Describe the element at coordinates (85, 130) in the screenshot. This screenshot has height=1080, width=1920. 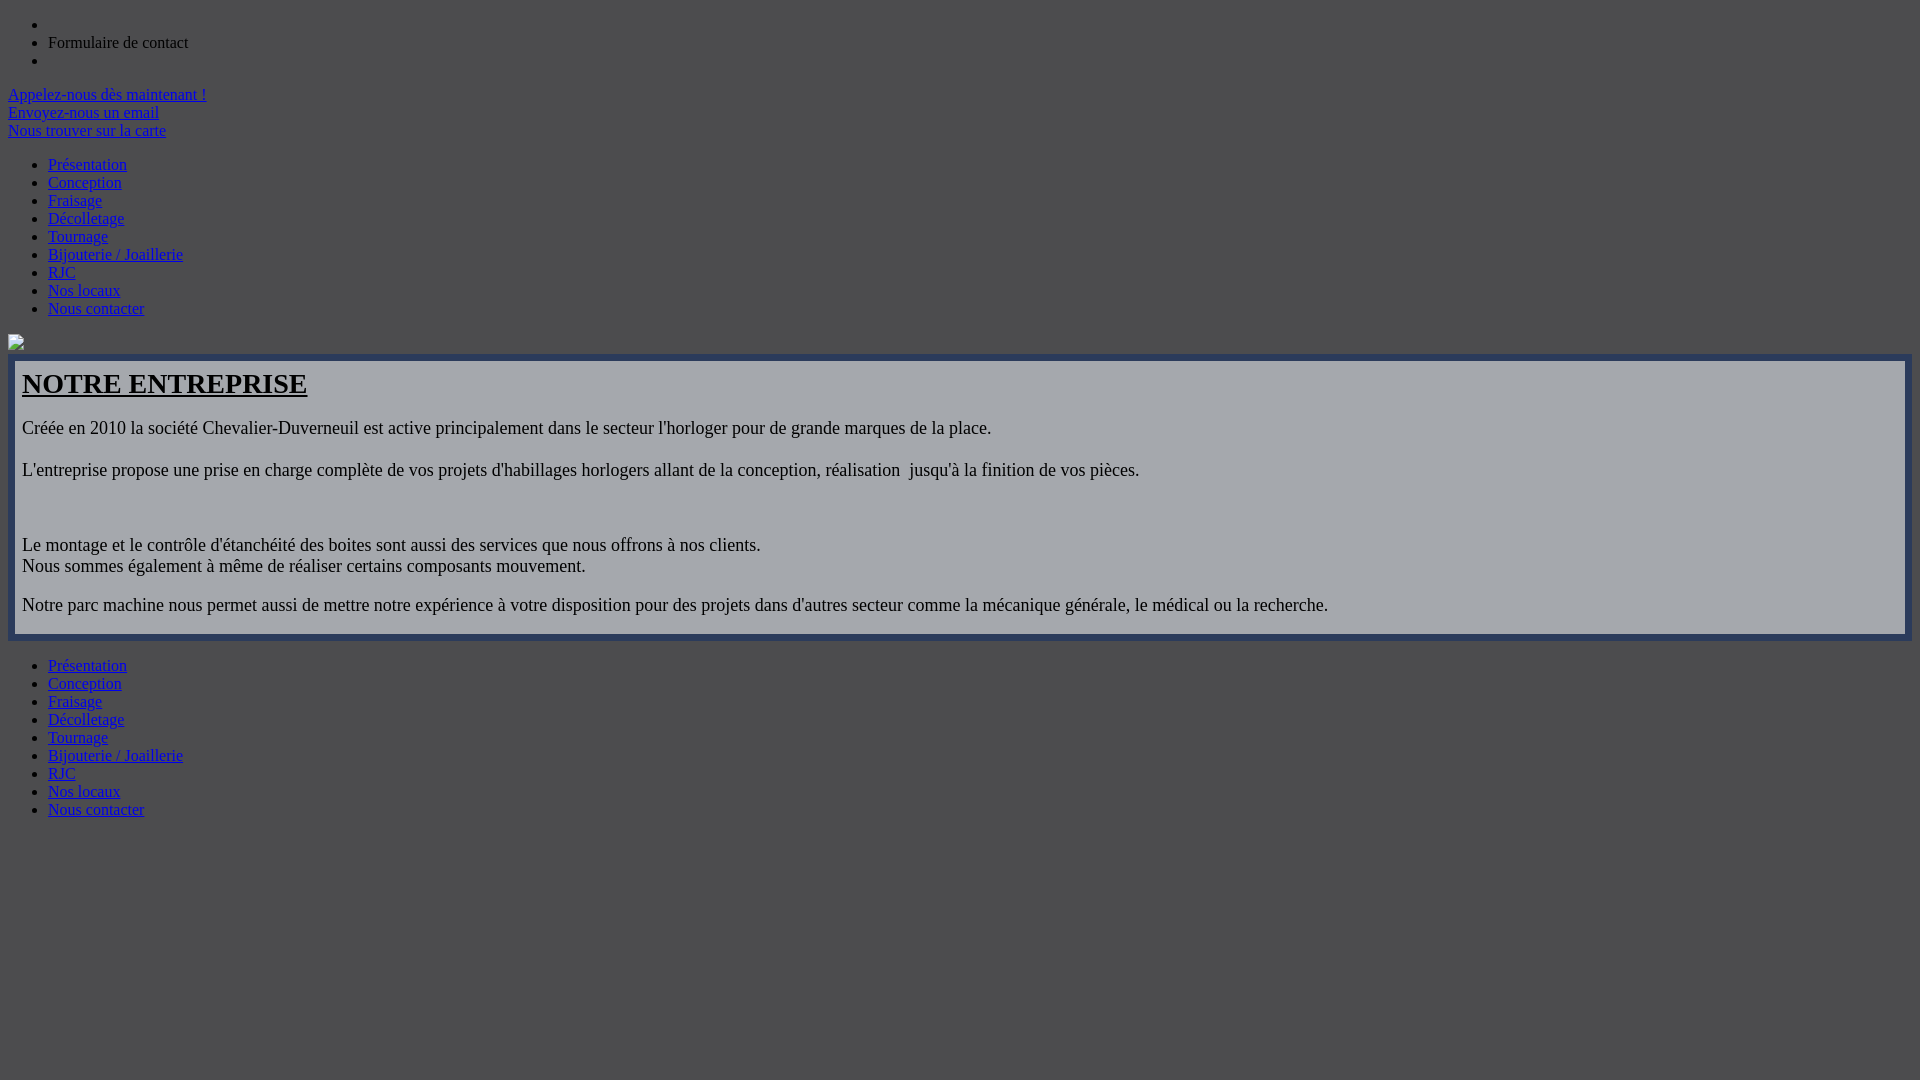
I see `'Nous trouver sur la carte'` at that location.